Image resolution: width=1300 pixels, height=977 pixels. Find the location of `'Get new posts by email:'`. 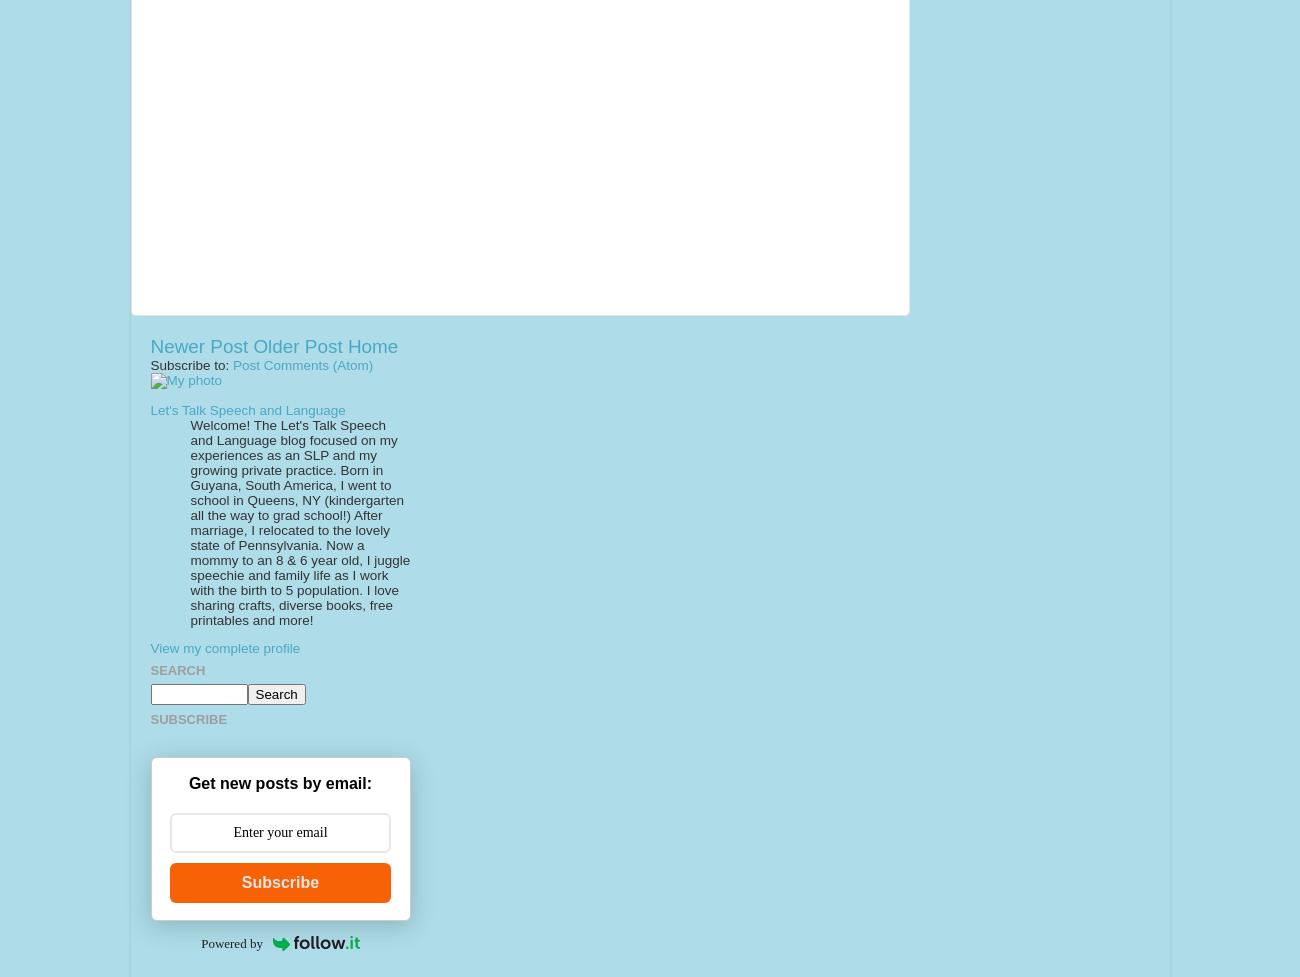

'Get new posts by email:' is located at coordinates (187, 782).